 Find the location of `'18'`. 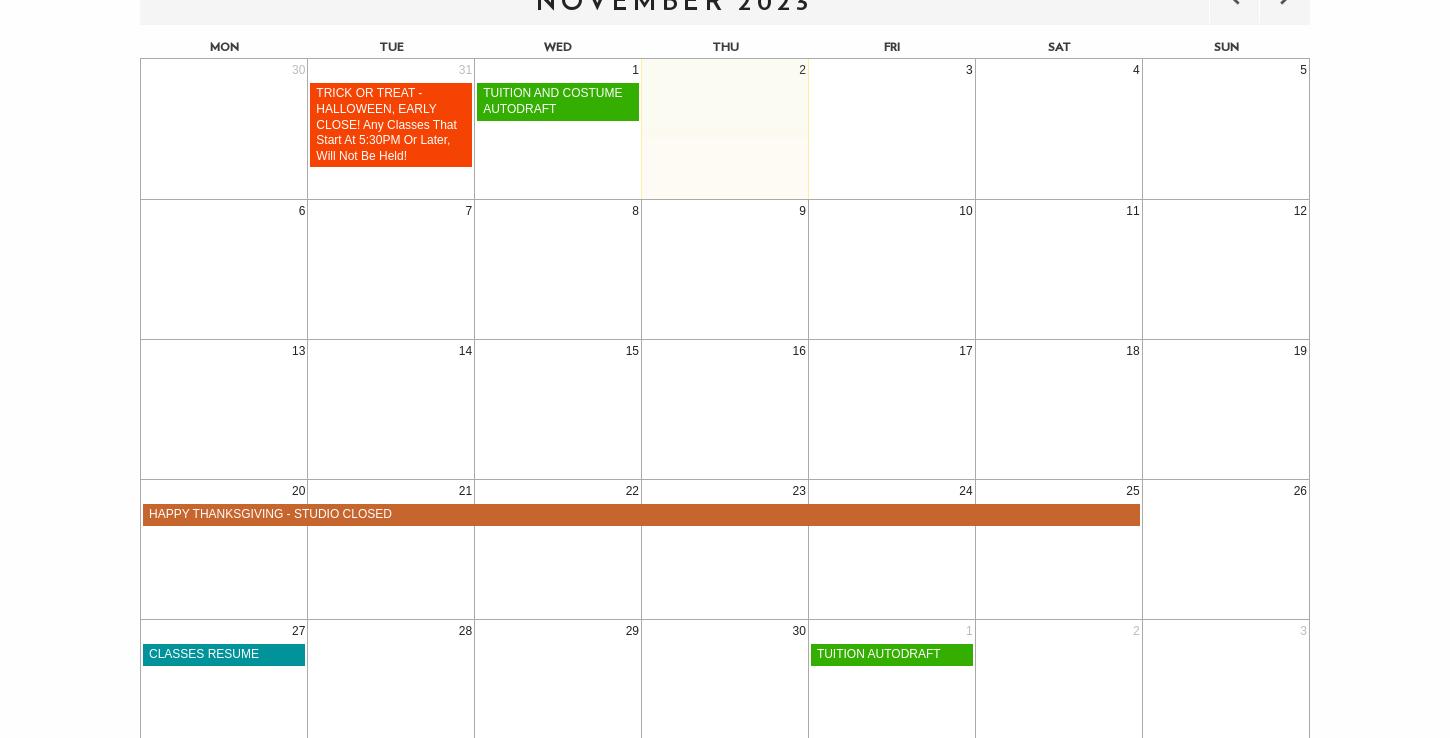

'18' is located at coordinates (1125, 350).